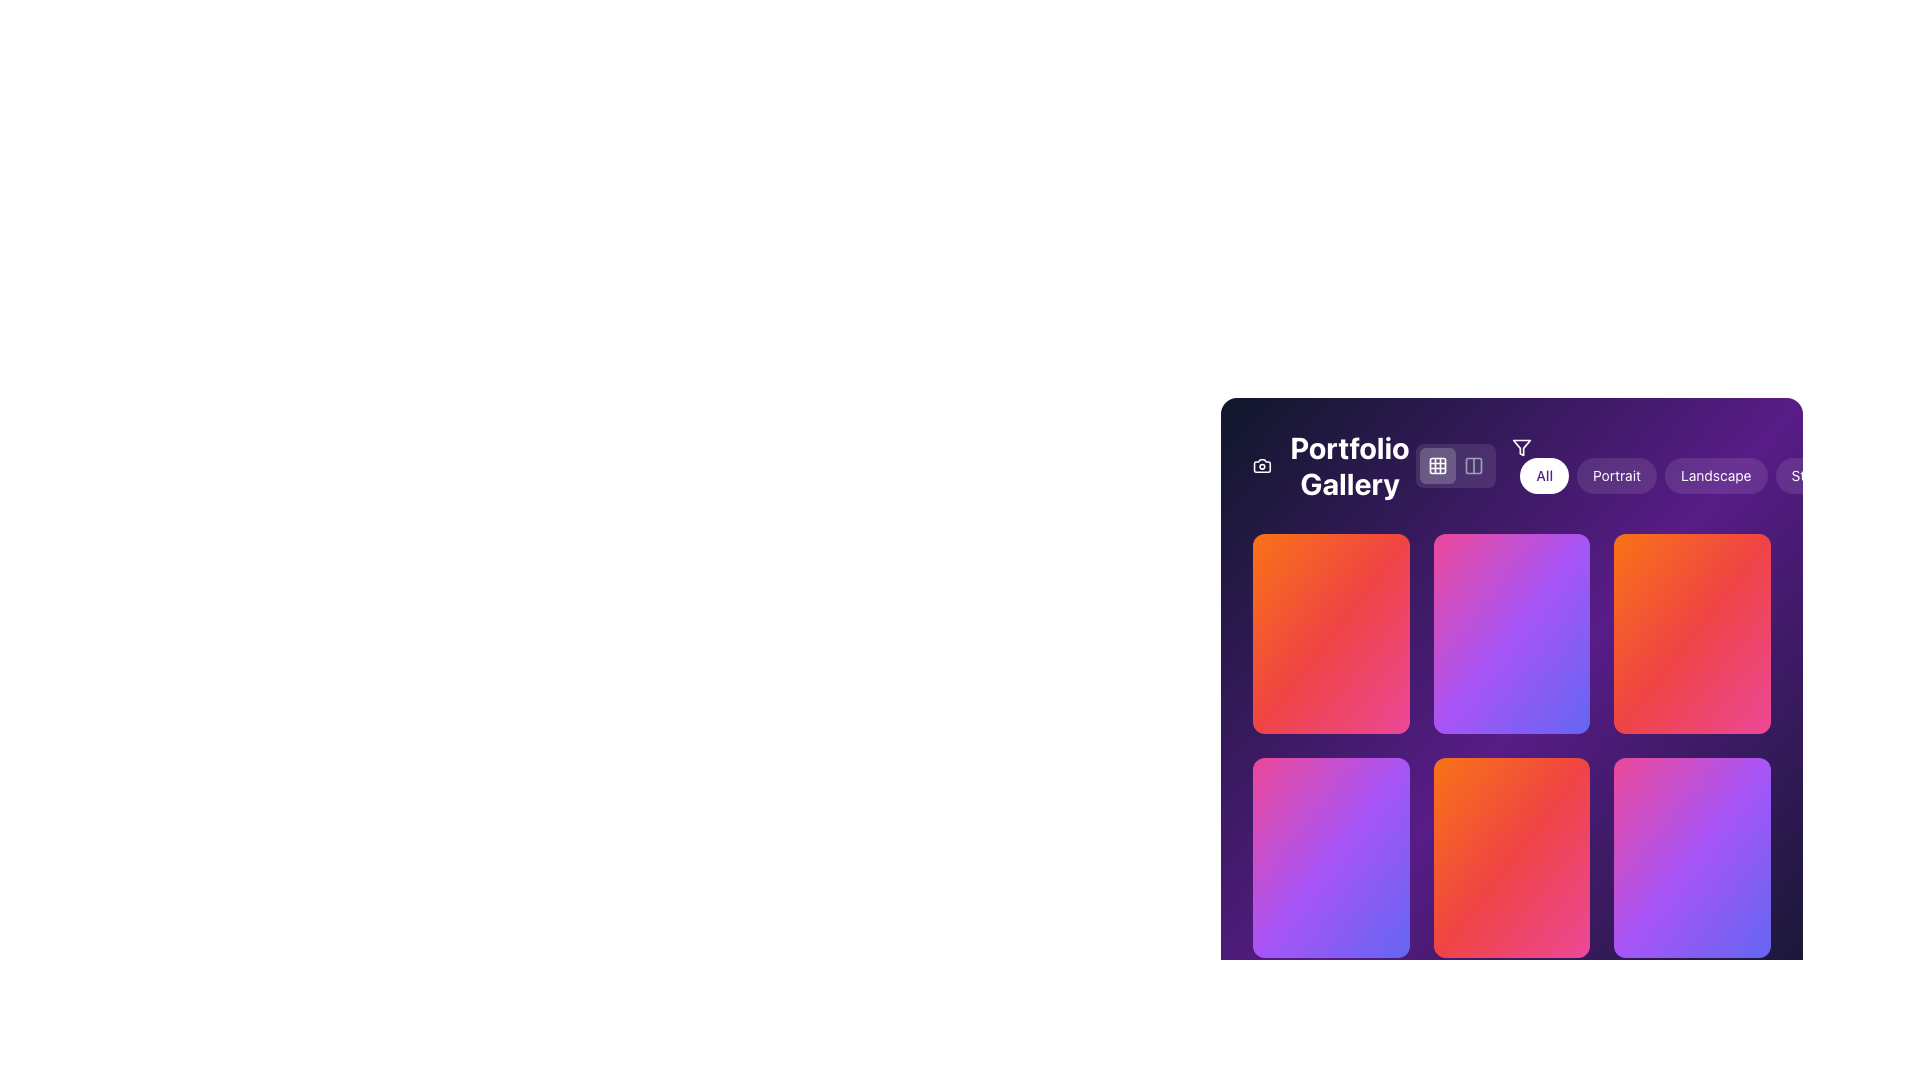  What do you see at coordinates (1512, 633) in the screenshot?
I see `the second grid tile displaying 'Artwork 27921122'` at bounding box center [1512, 633].